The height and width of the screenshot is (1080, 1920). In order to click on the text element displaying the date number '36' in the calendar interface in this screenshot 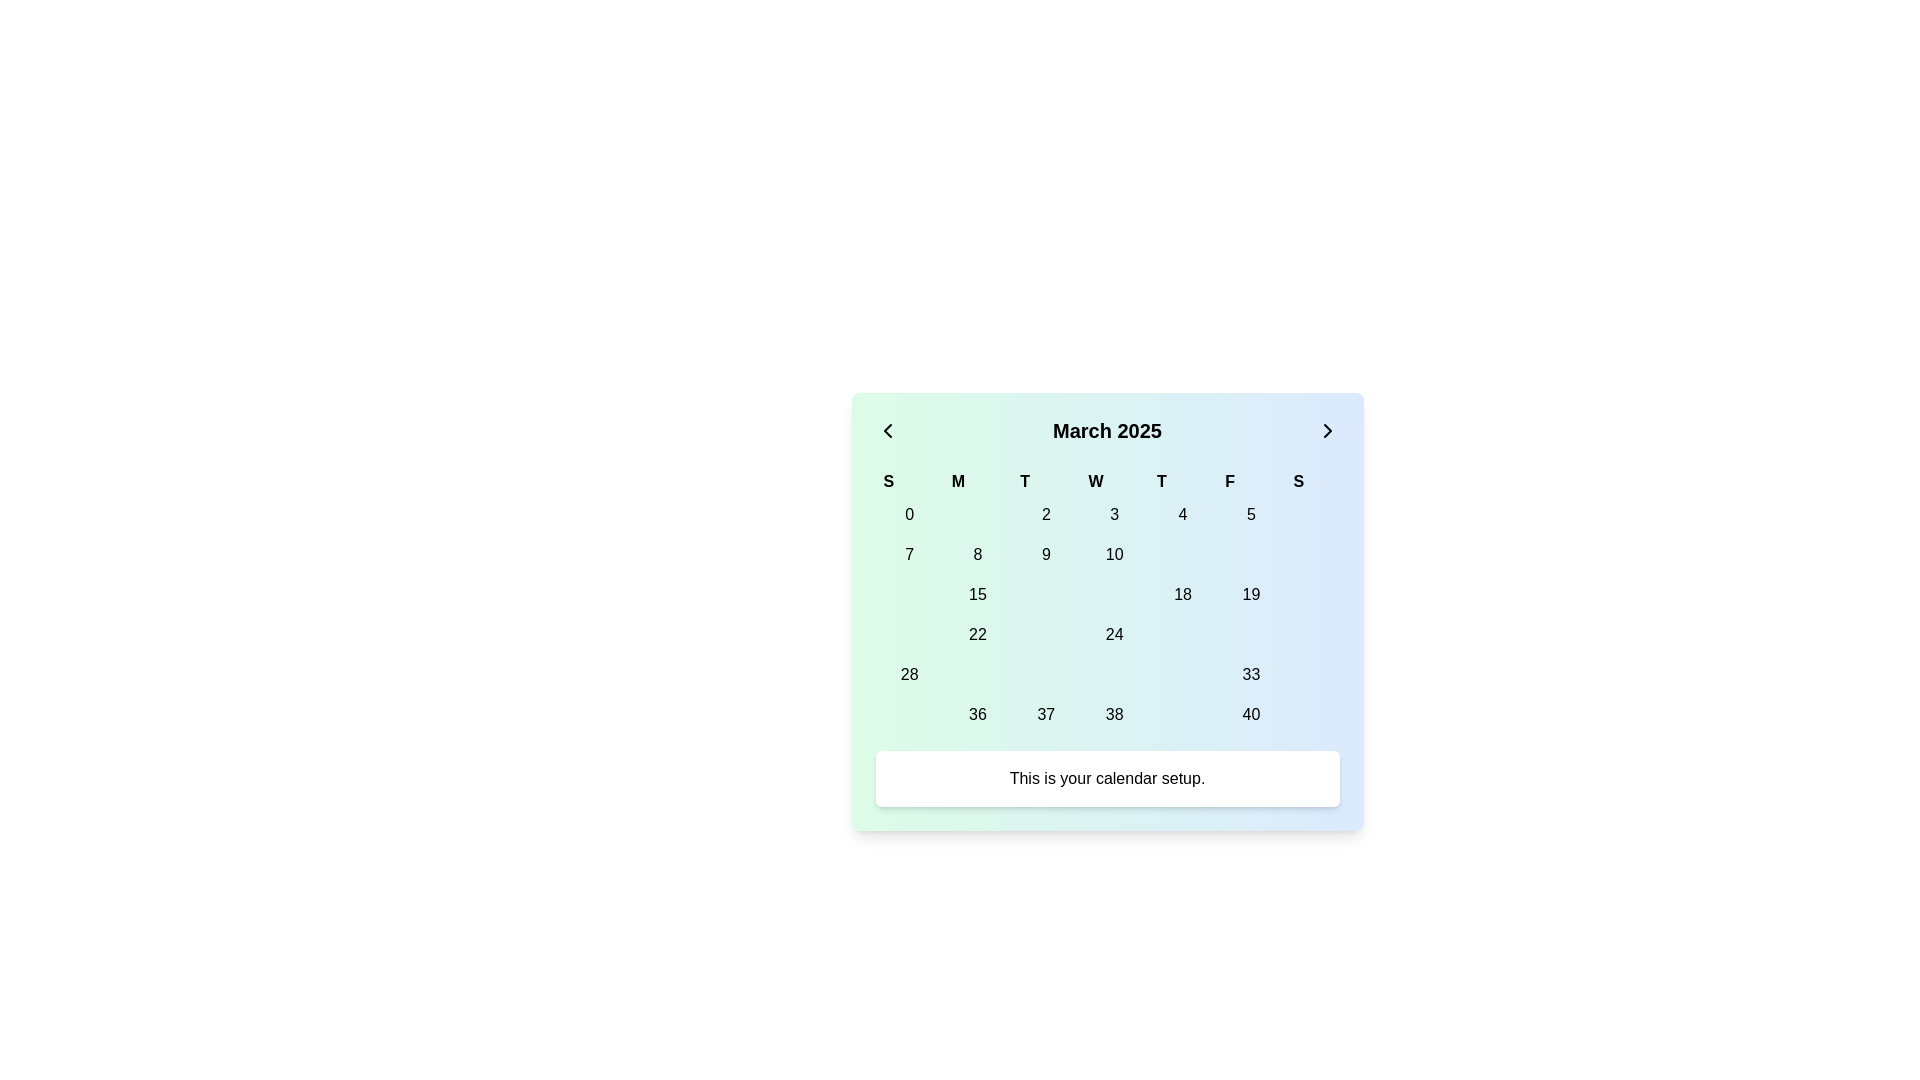, I will do `click(978, 713)`.